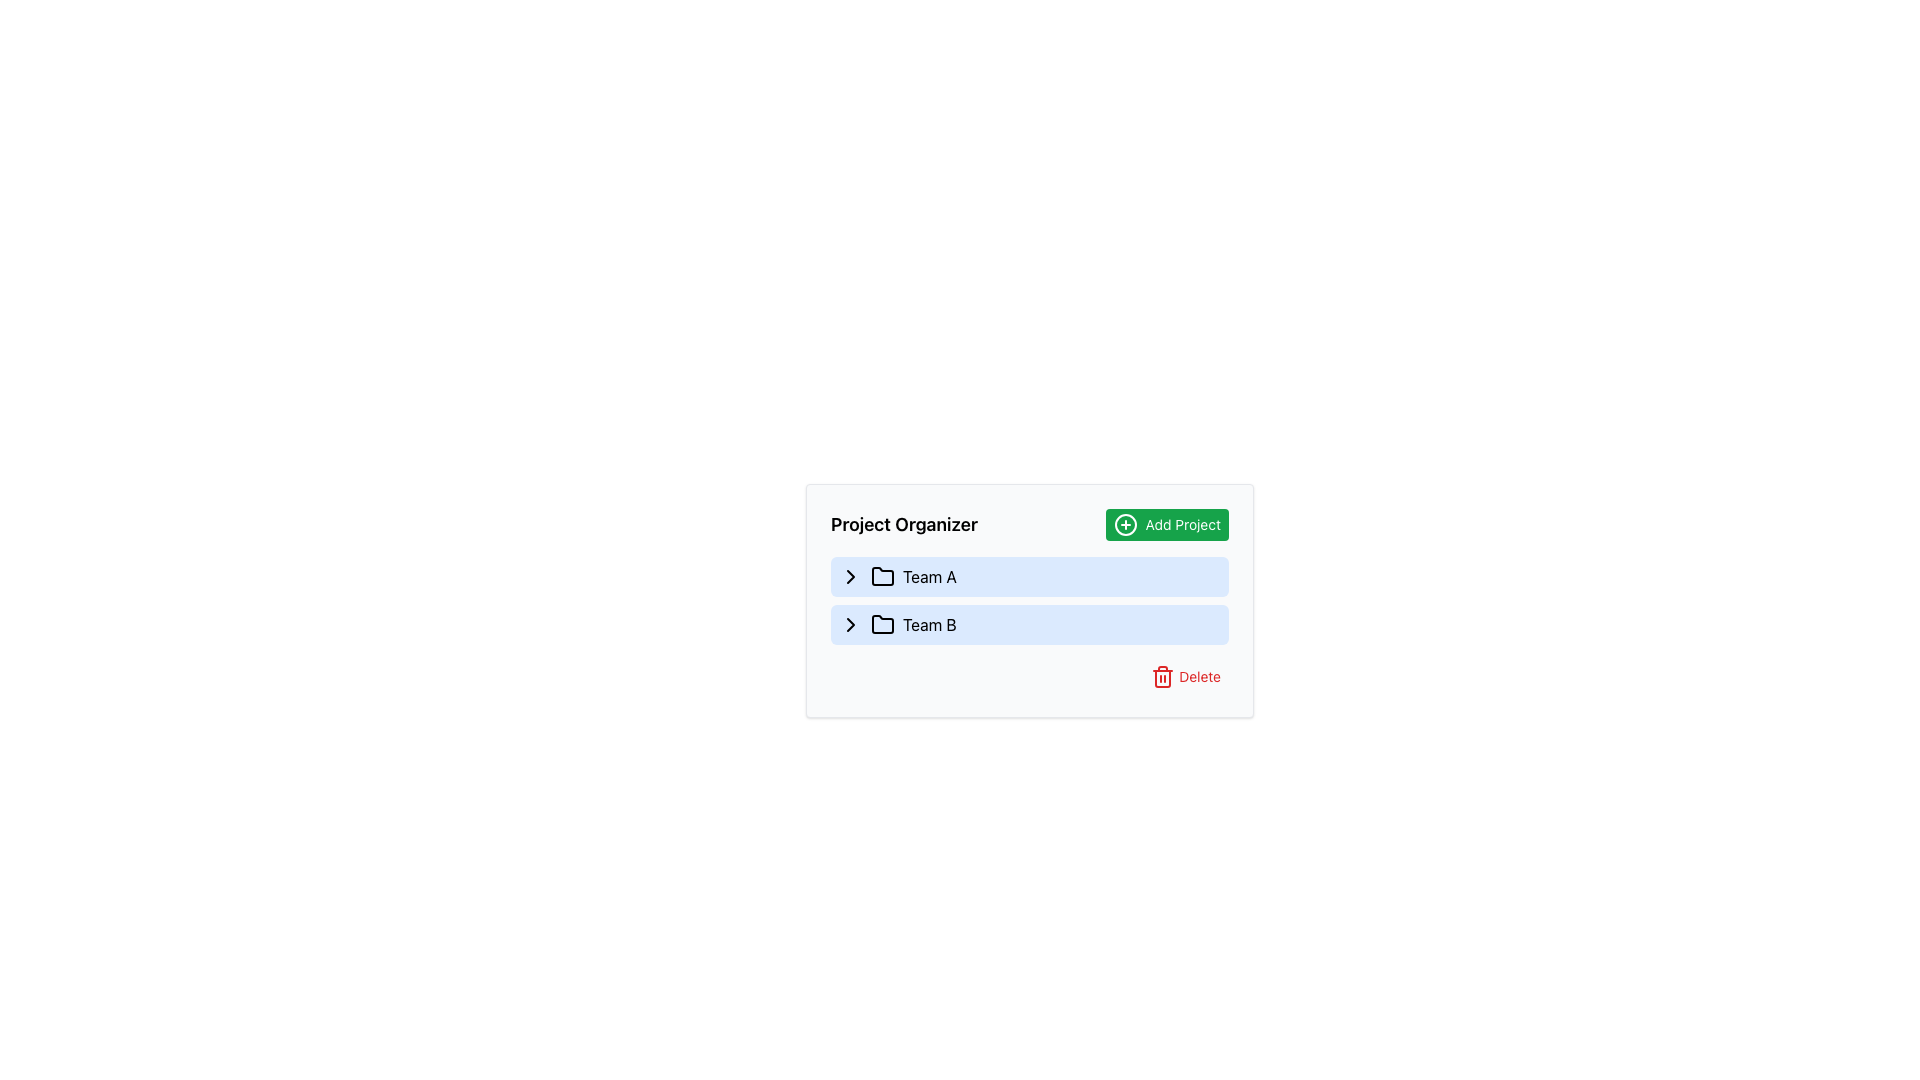  What do you see at coordinates (850, 577) in the screenshot?
I see `the right-facing chevron icon with a black outline in the 'Project Organizer' section` at bounding box center [850, 577].